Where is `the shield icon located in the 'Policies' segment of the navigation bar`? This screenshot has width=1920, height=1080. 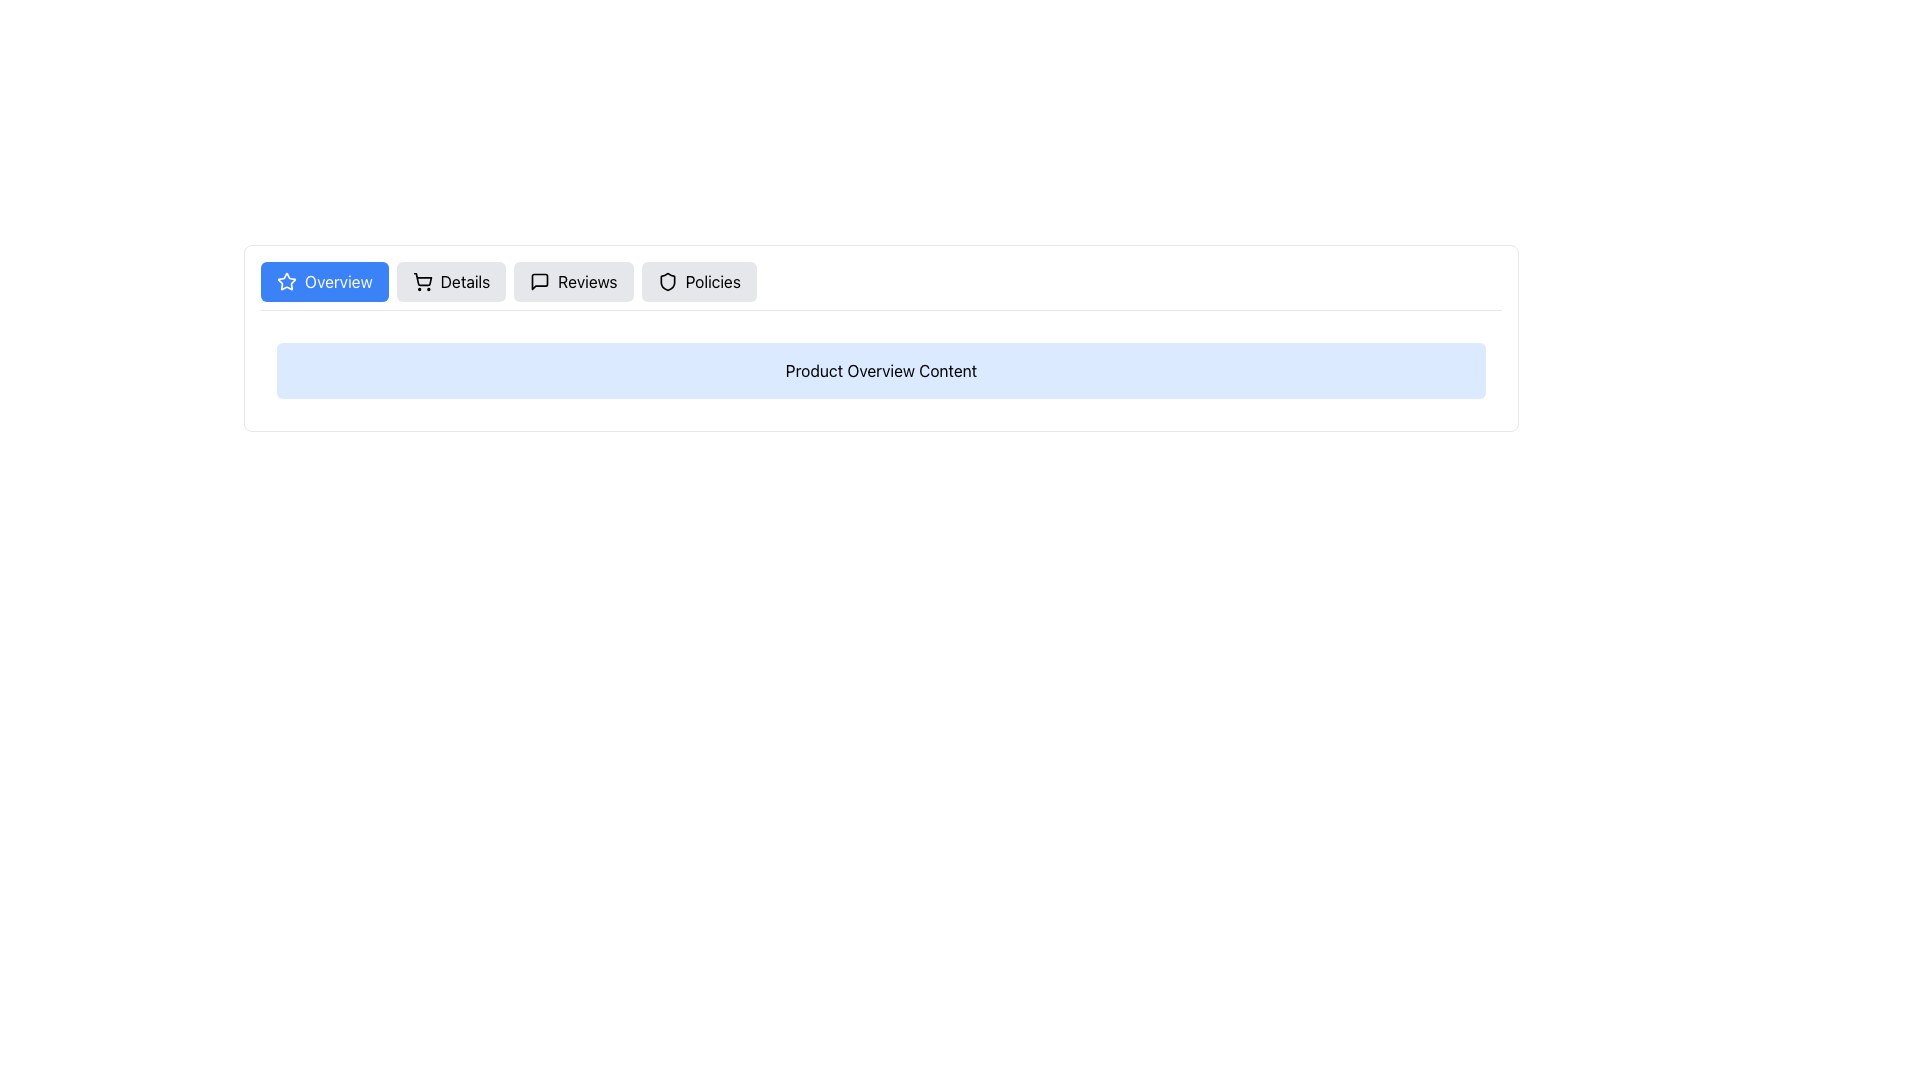
the shield icon located in the 'Policies' segment of the navigation bar is located at coordinates (667, 281).